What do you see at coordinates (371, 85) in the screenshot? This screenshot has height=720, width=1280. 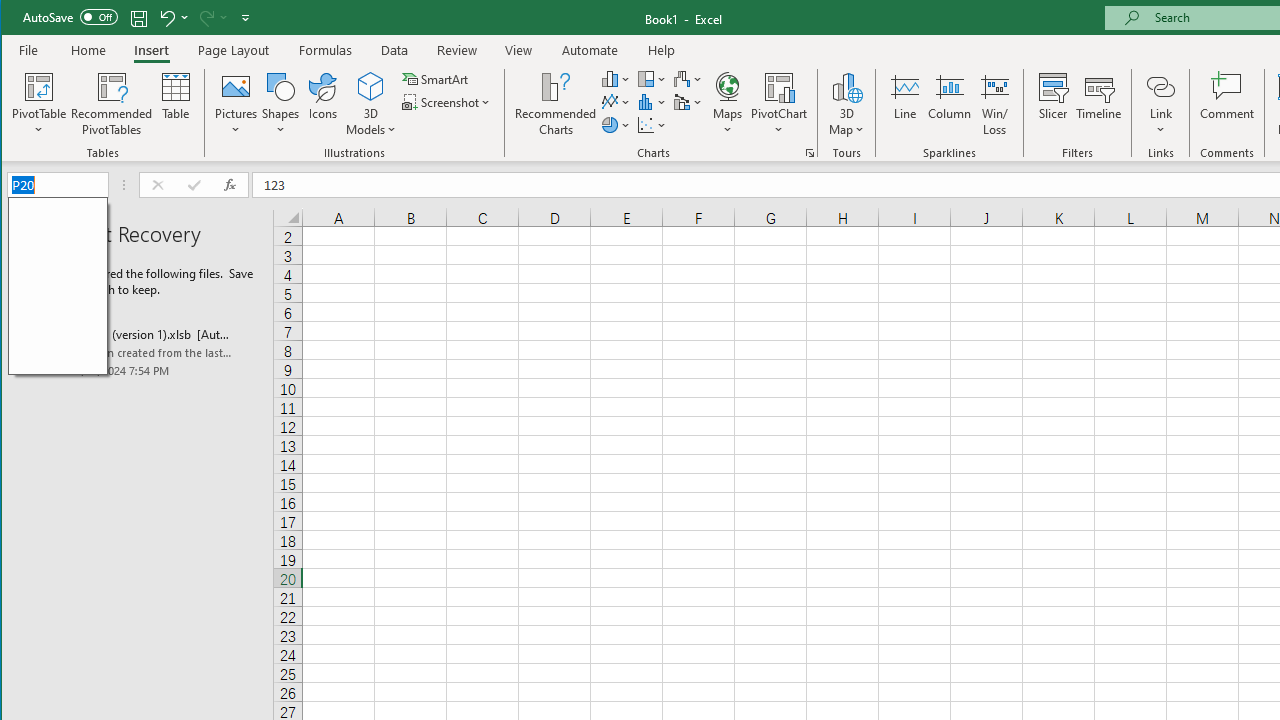 I see `'3D Models'` at bounding box center [371, 85].